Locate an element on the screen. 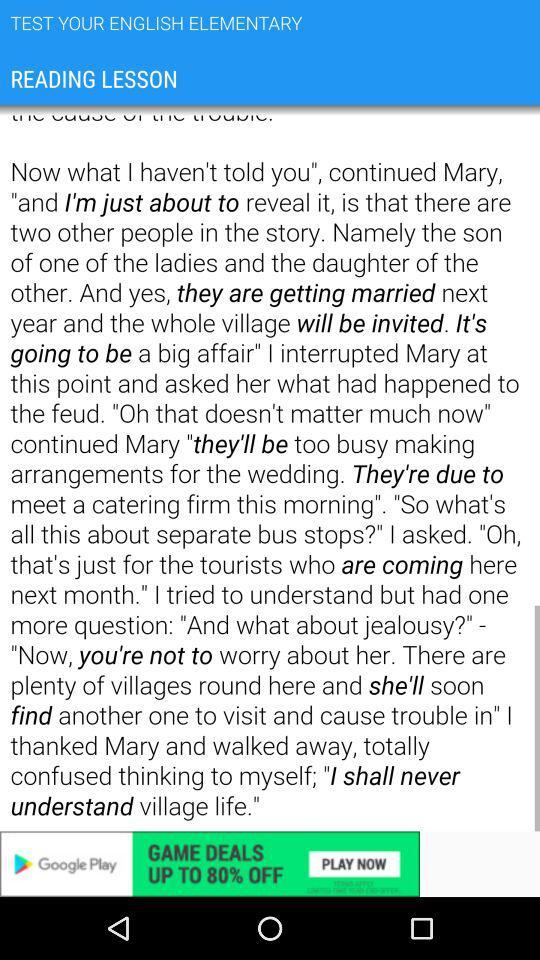 This screenshot has width=540, height=960. try this promotion is located at coordinates (270, 863).